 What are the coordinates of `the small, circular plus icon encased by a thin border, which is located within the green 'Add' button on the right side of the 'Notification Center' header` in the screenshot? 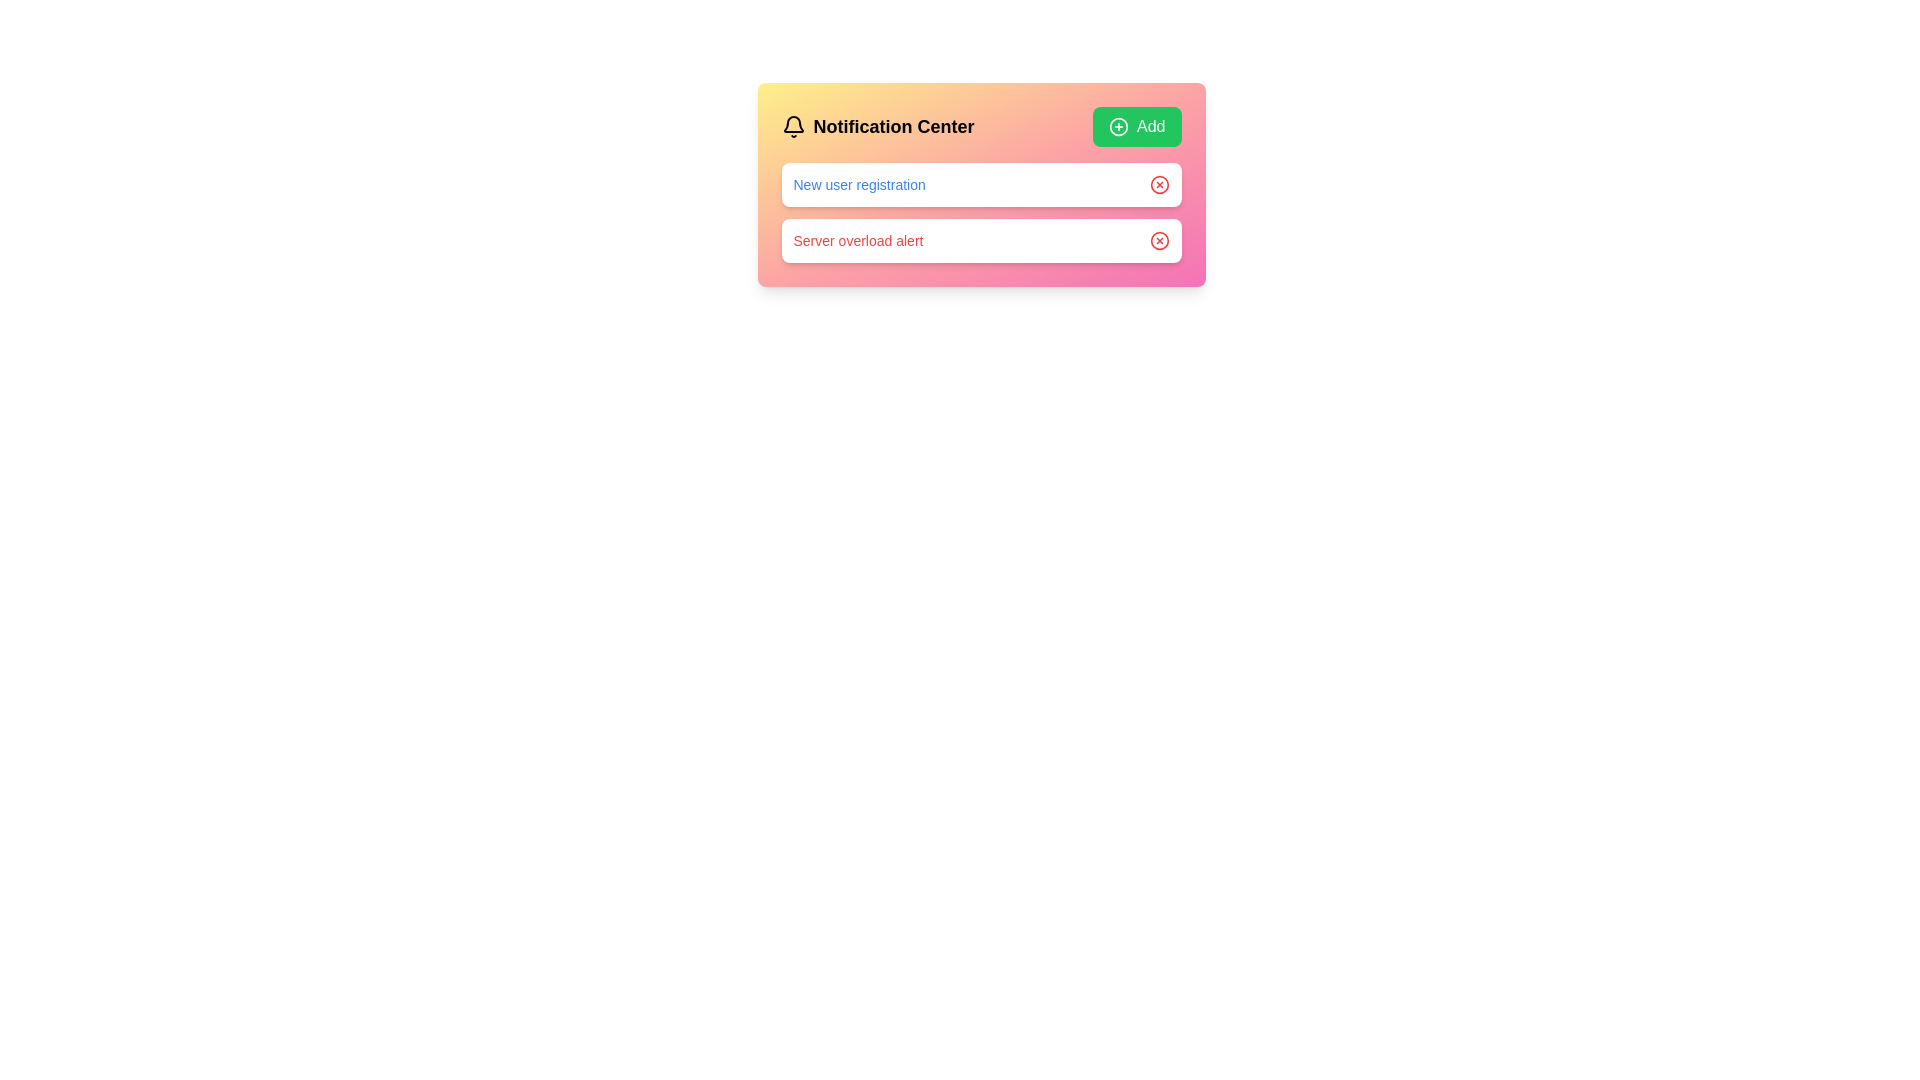 It's located at (1117, 127).